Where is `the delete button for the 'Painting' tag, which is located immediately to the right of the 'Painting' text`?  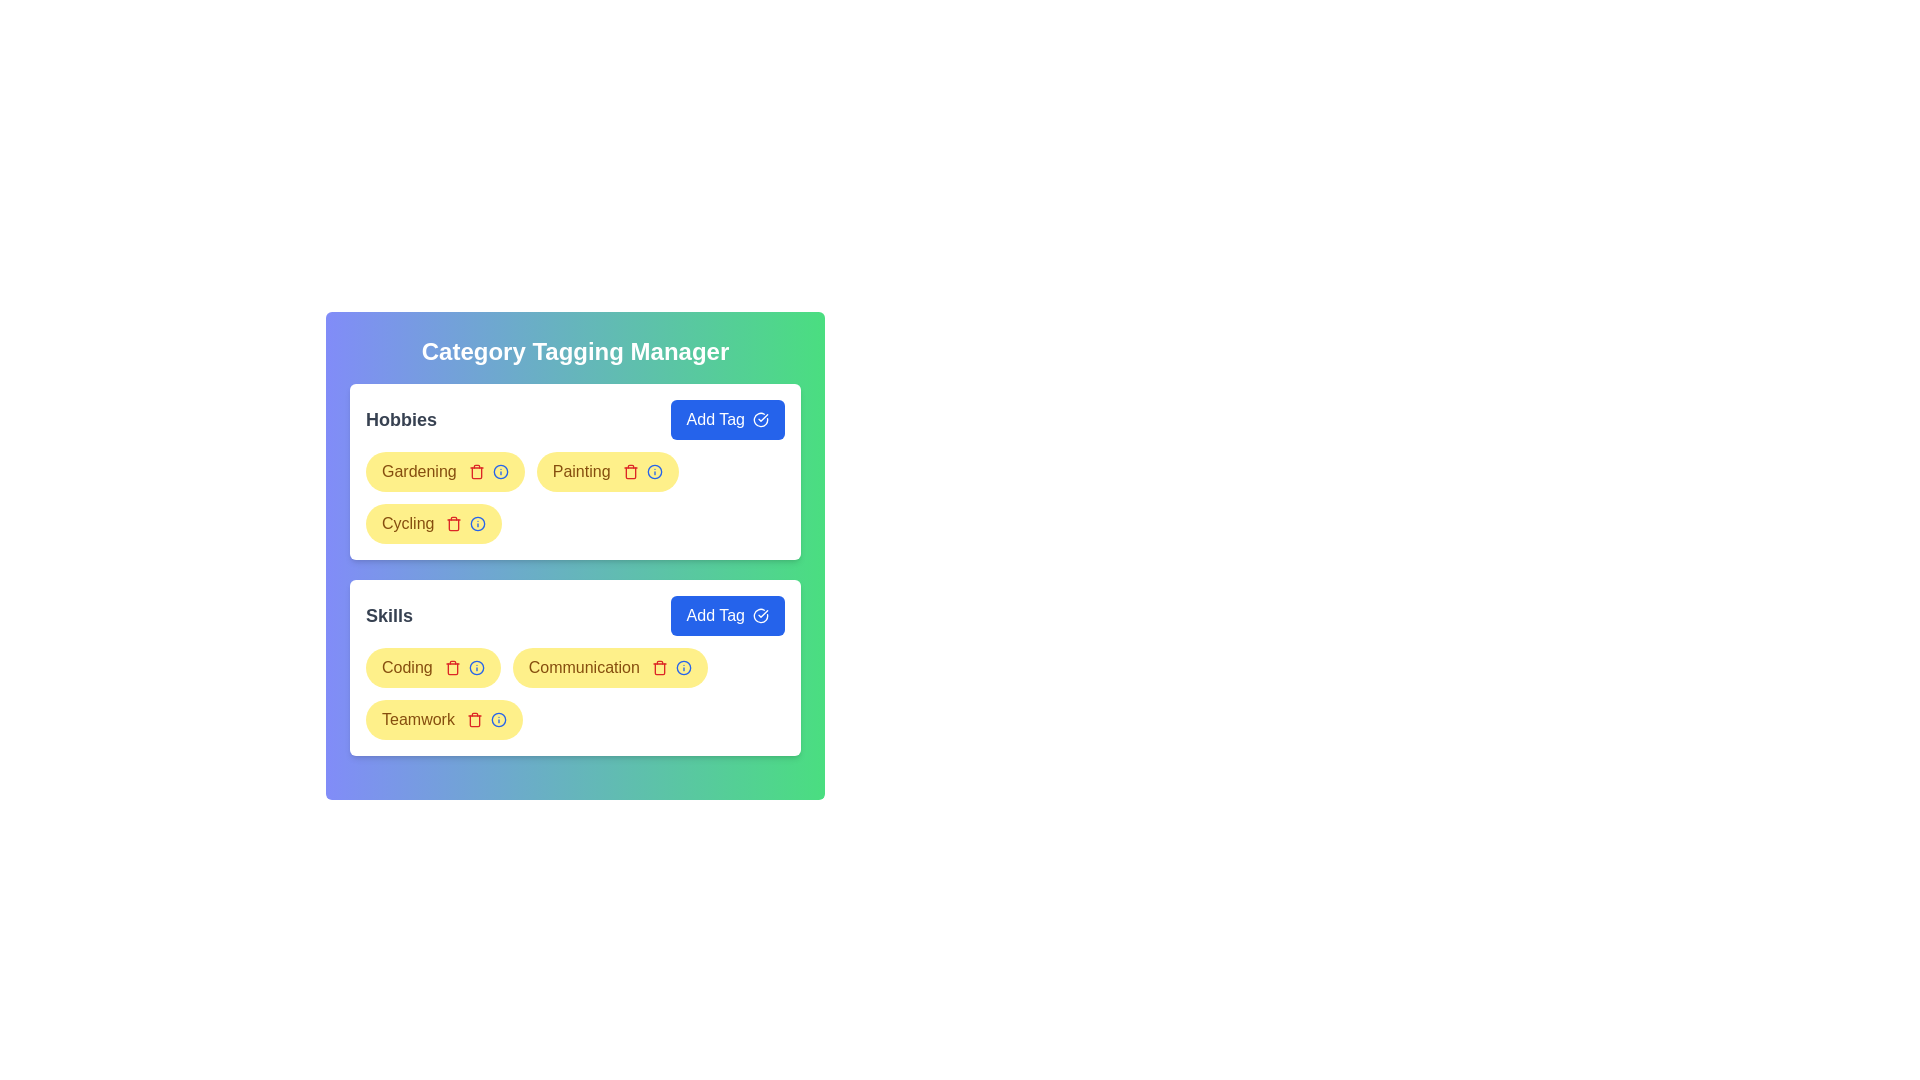
the delete button for the 'Painting' tag, which is located immediately to the right of the 'Painting' text is located at coordinates (629, 471).